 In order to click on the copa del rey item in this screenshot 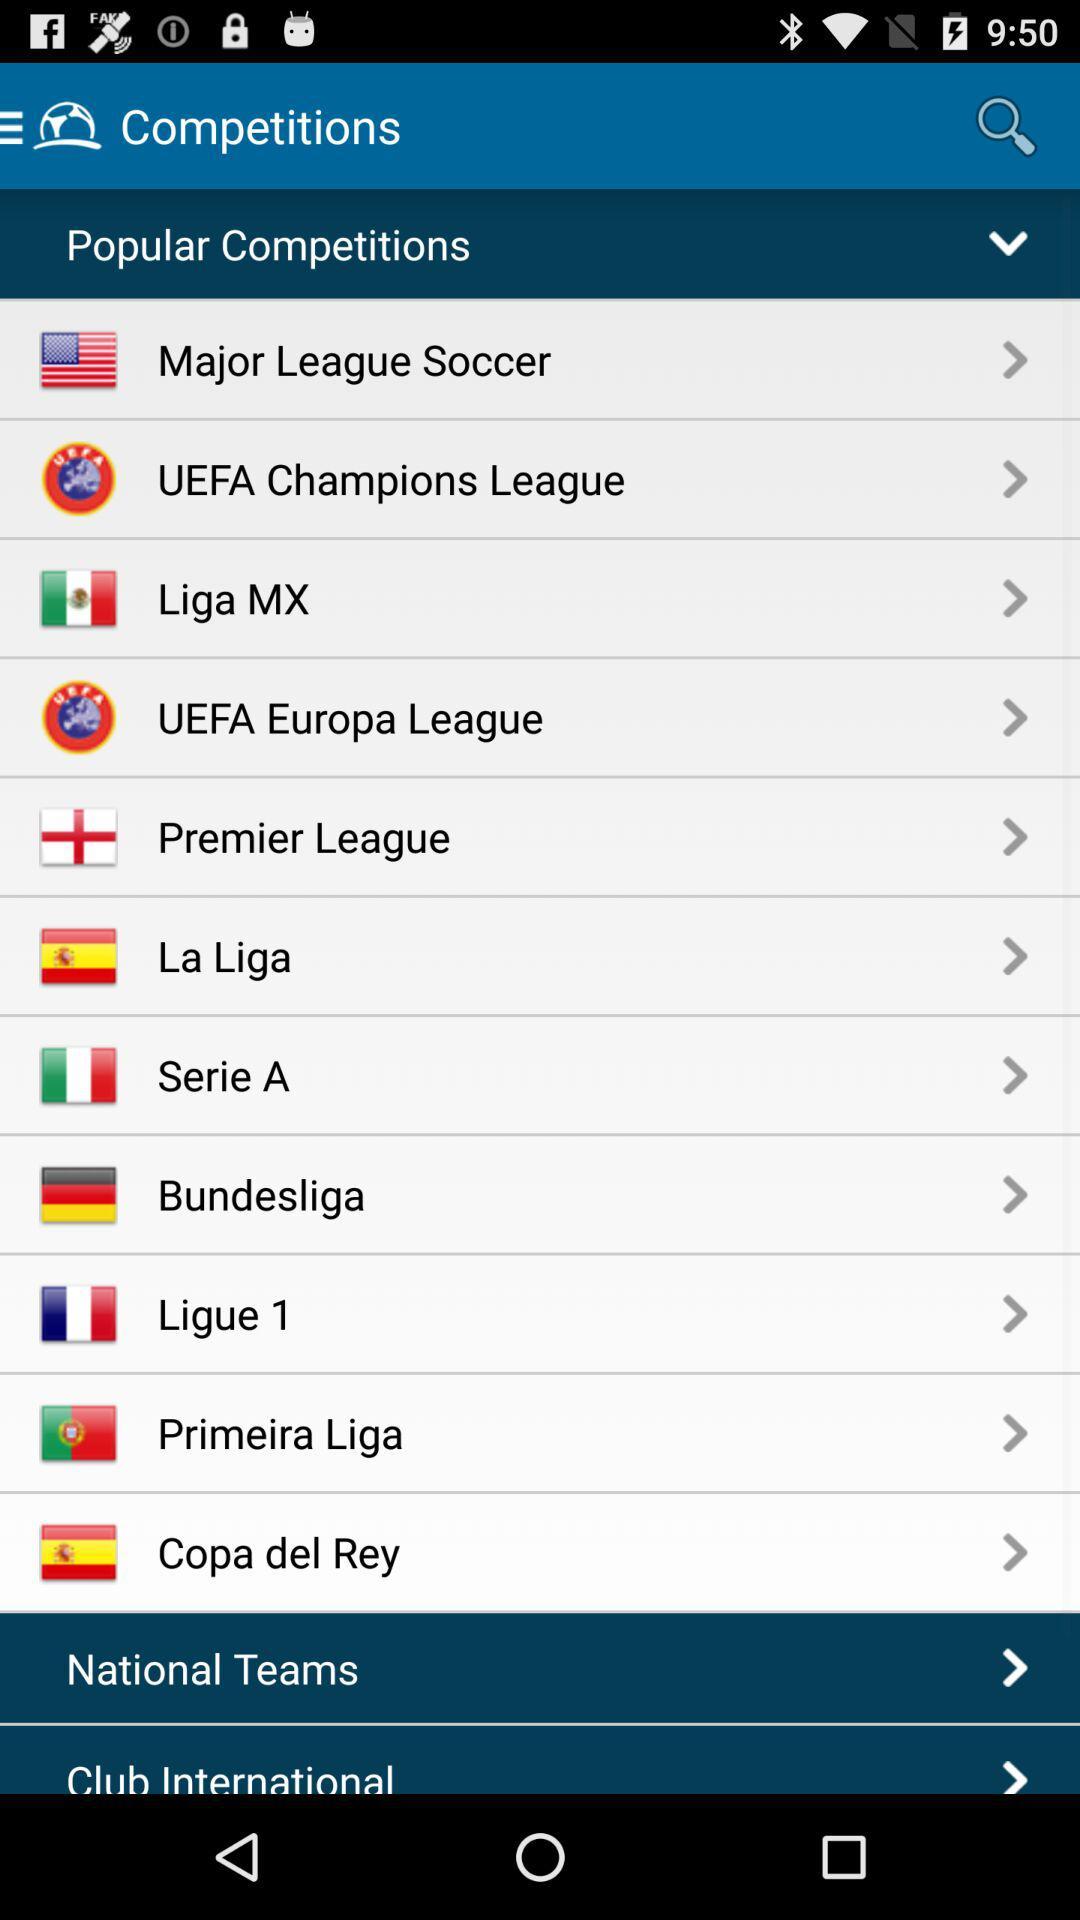, I will do `click(580, 1550)`.